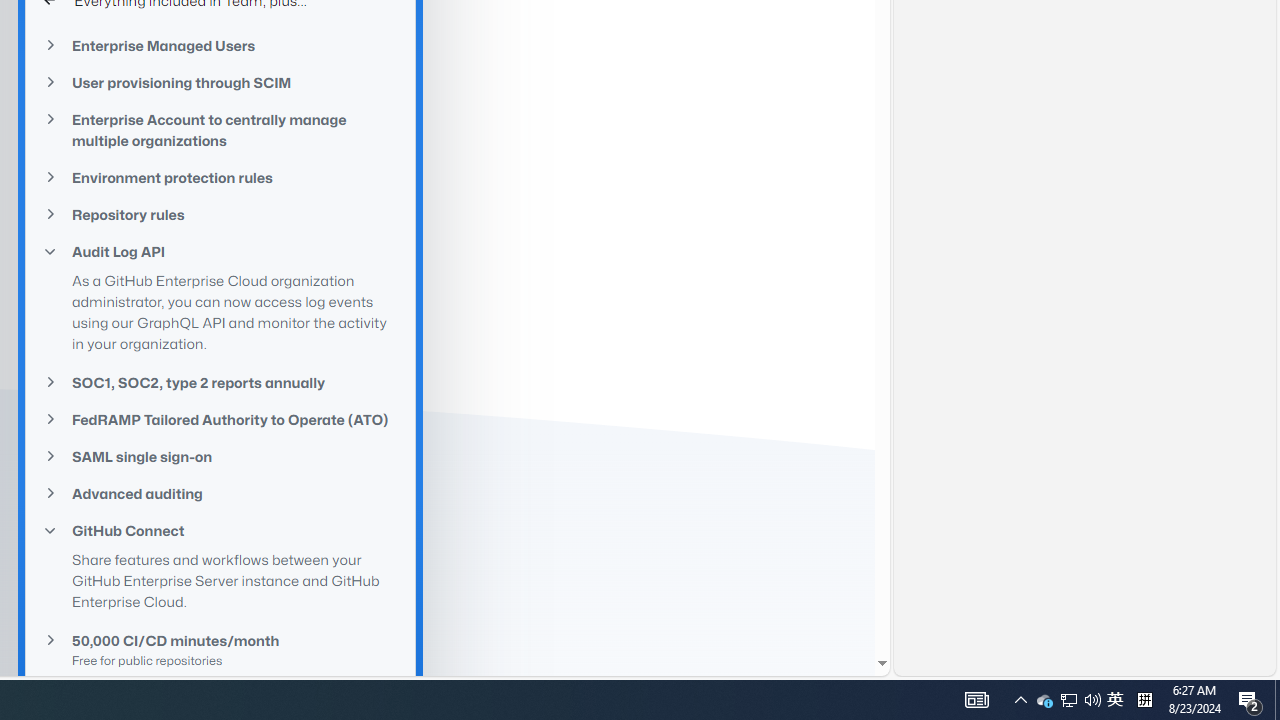  What do you see at coordinates (220, 176) in the screenshot?
I see `'Environment protection rules'` at bounding box center [220, 176].